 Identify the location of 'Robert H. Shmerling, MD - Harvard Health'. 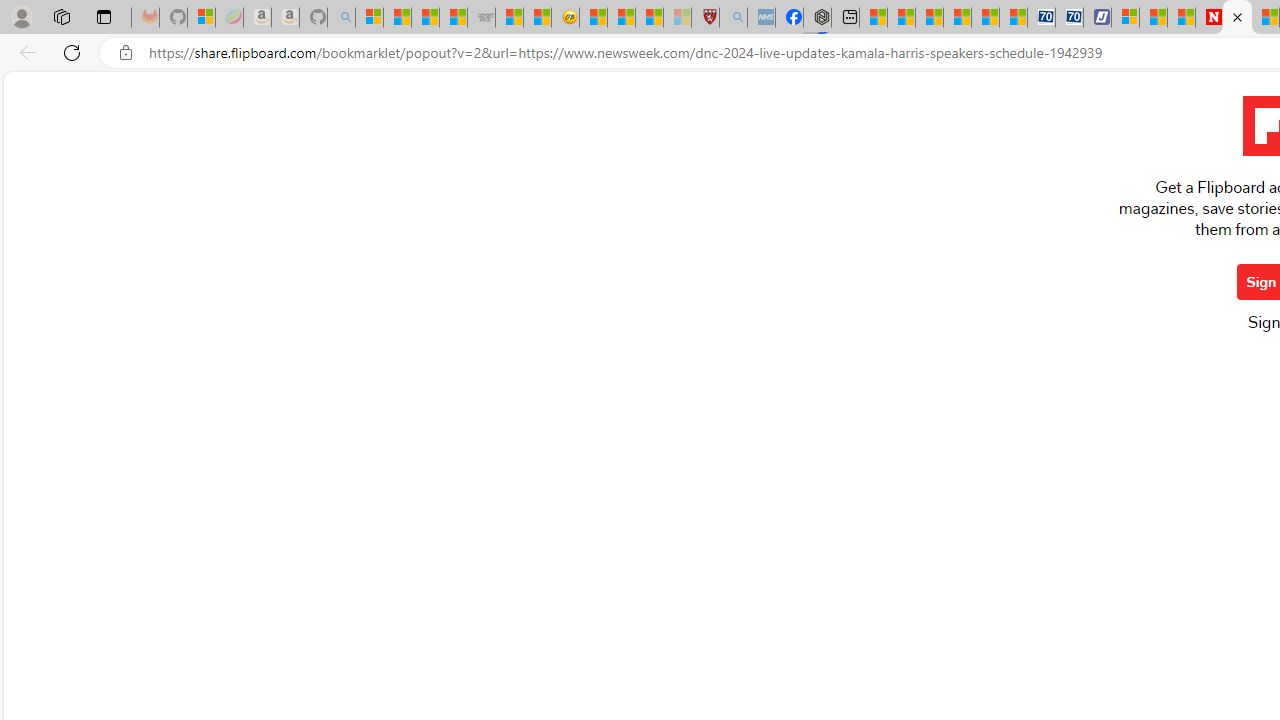
(705, 17).